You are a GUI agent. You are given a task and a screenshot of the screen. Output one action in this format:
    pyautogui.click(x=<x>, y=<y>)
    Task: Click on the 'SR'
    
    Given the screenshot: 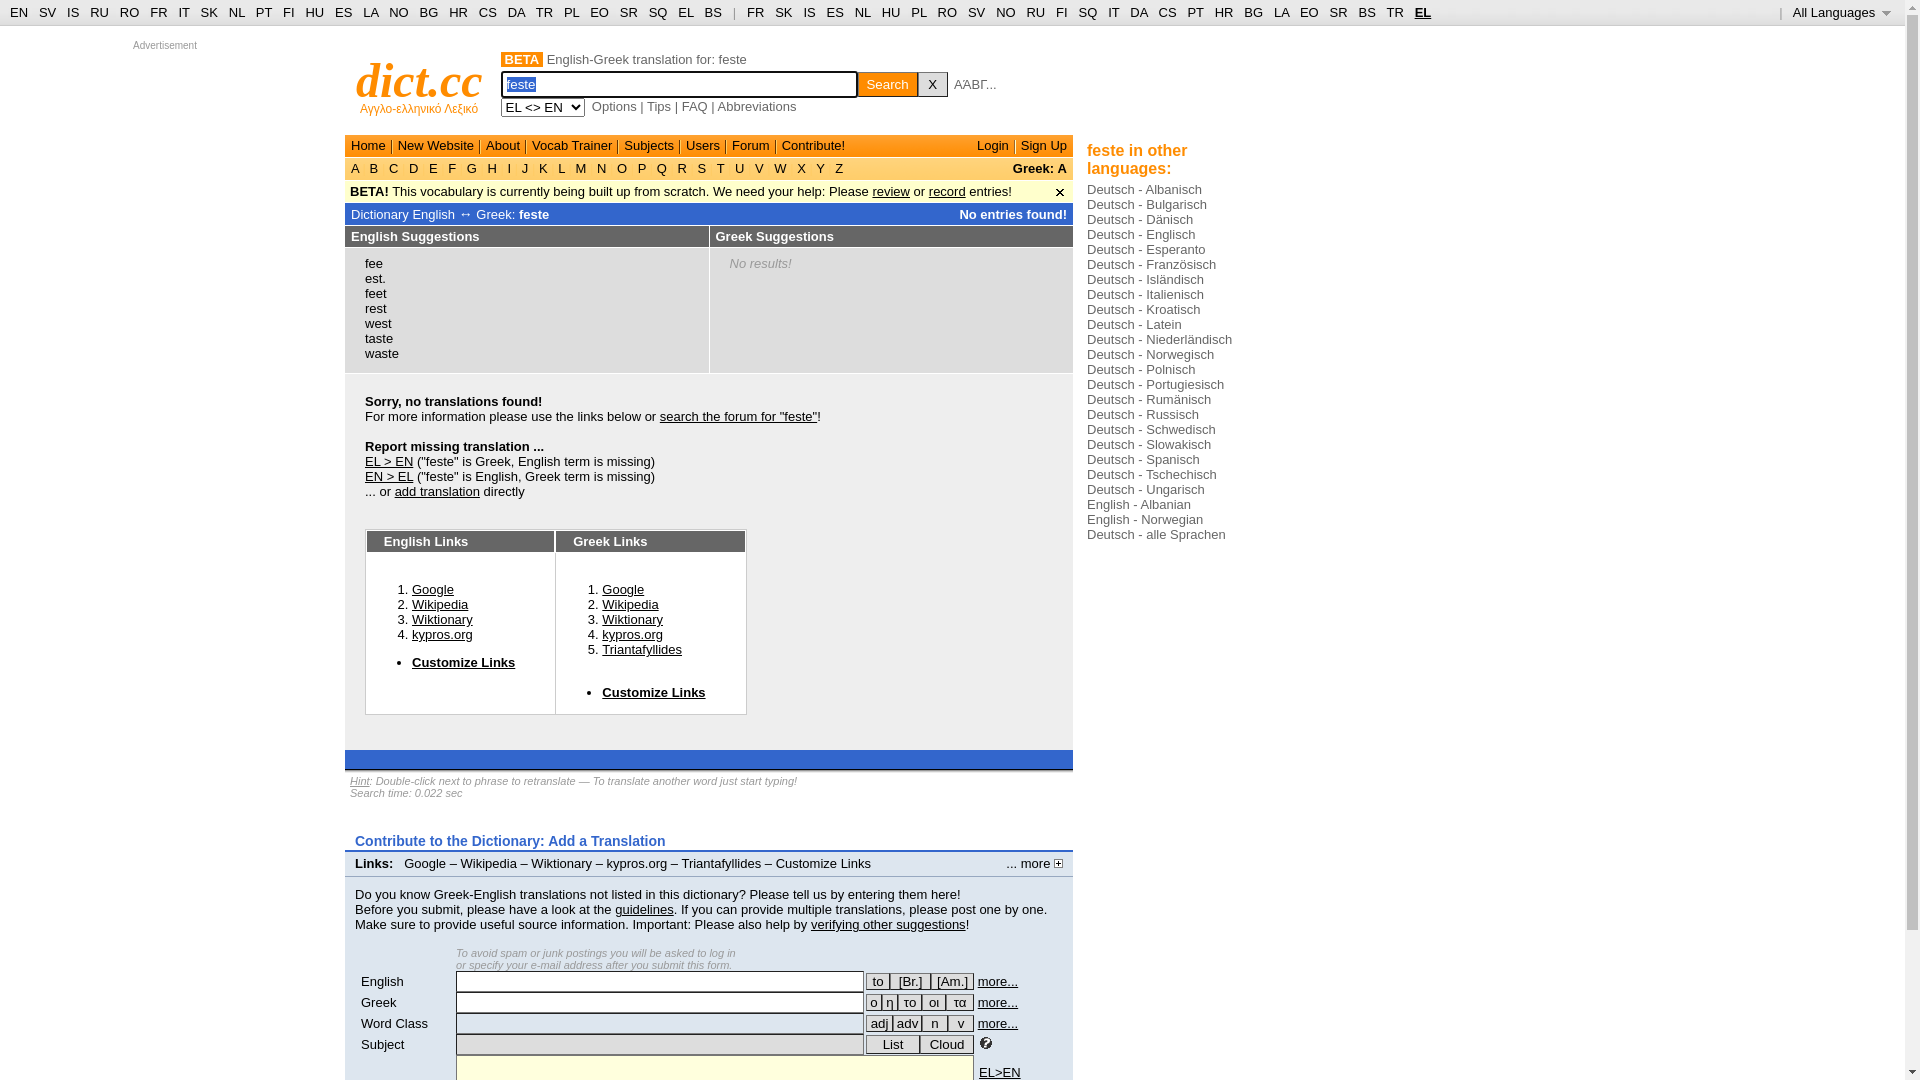 What is the action you would take?
    pyautogui.click(x=627, y=12)
    